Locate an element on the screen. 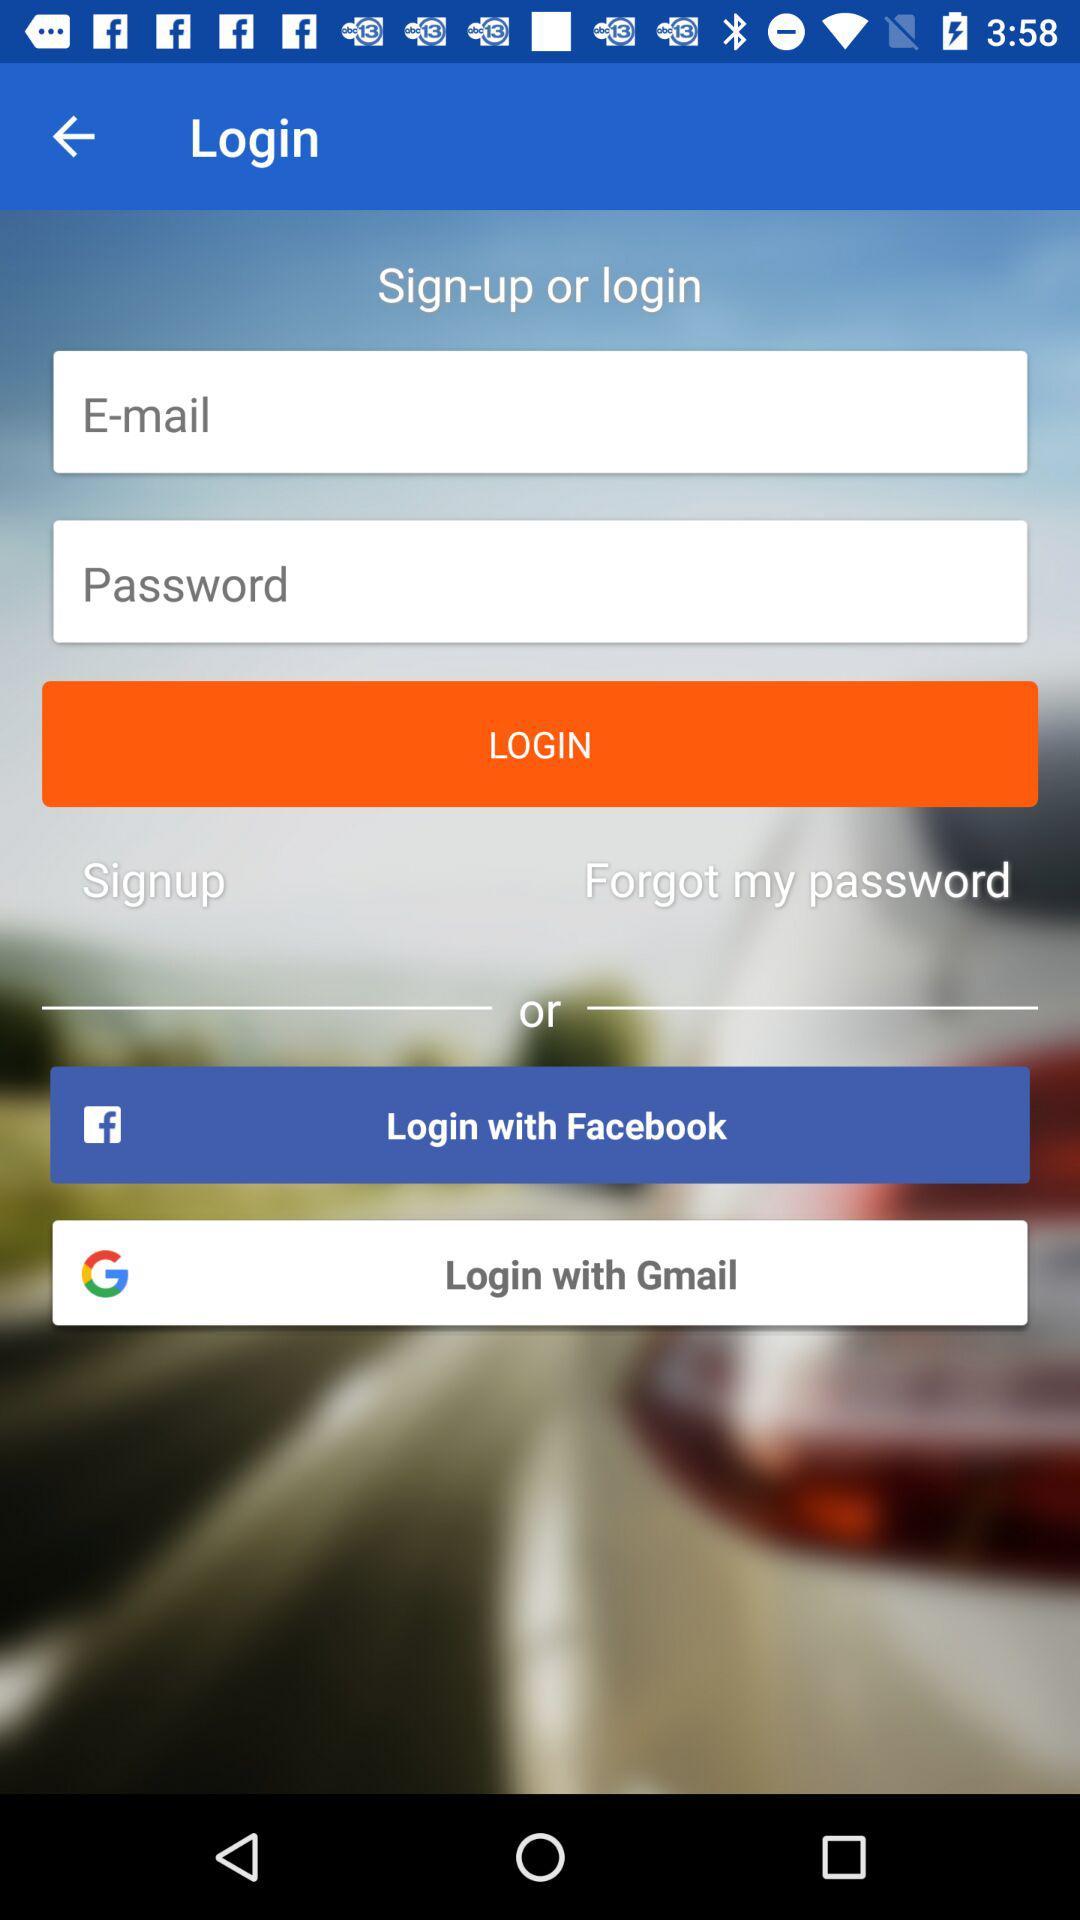 The image size is (1080, 1920). icon to the left of the forgot my password is located at coordinates (152, 878).